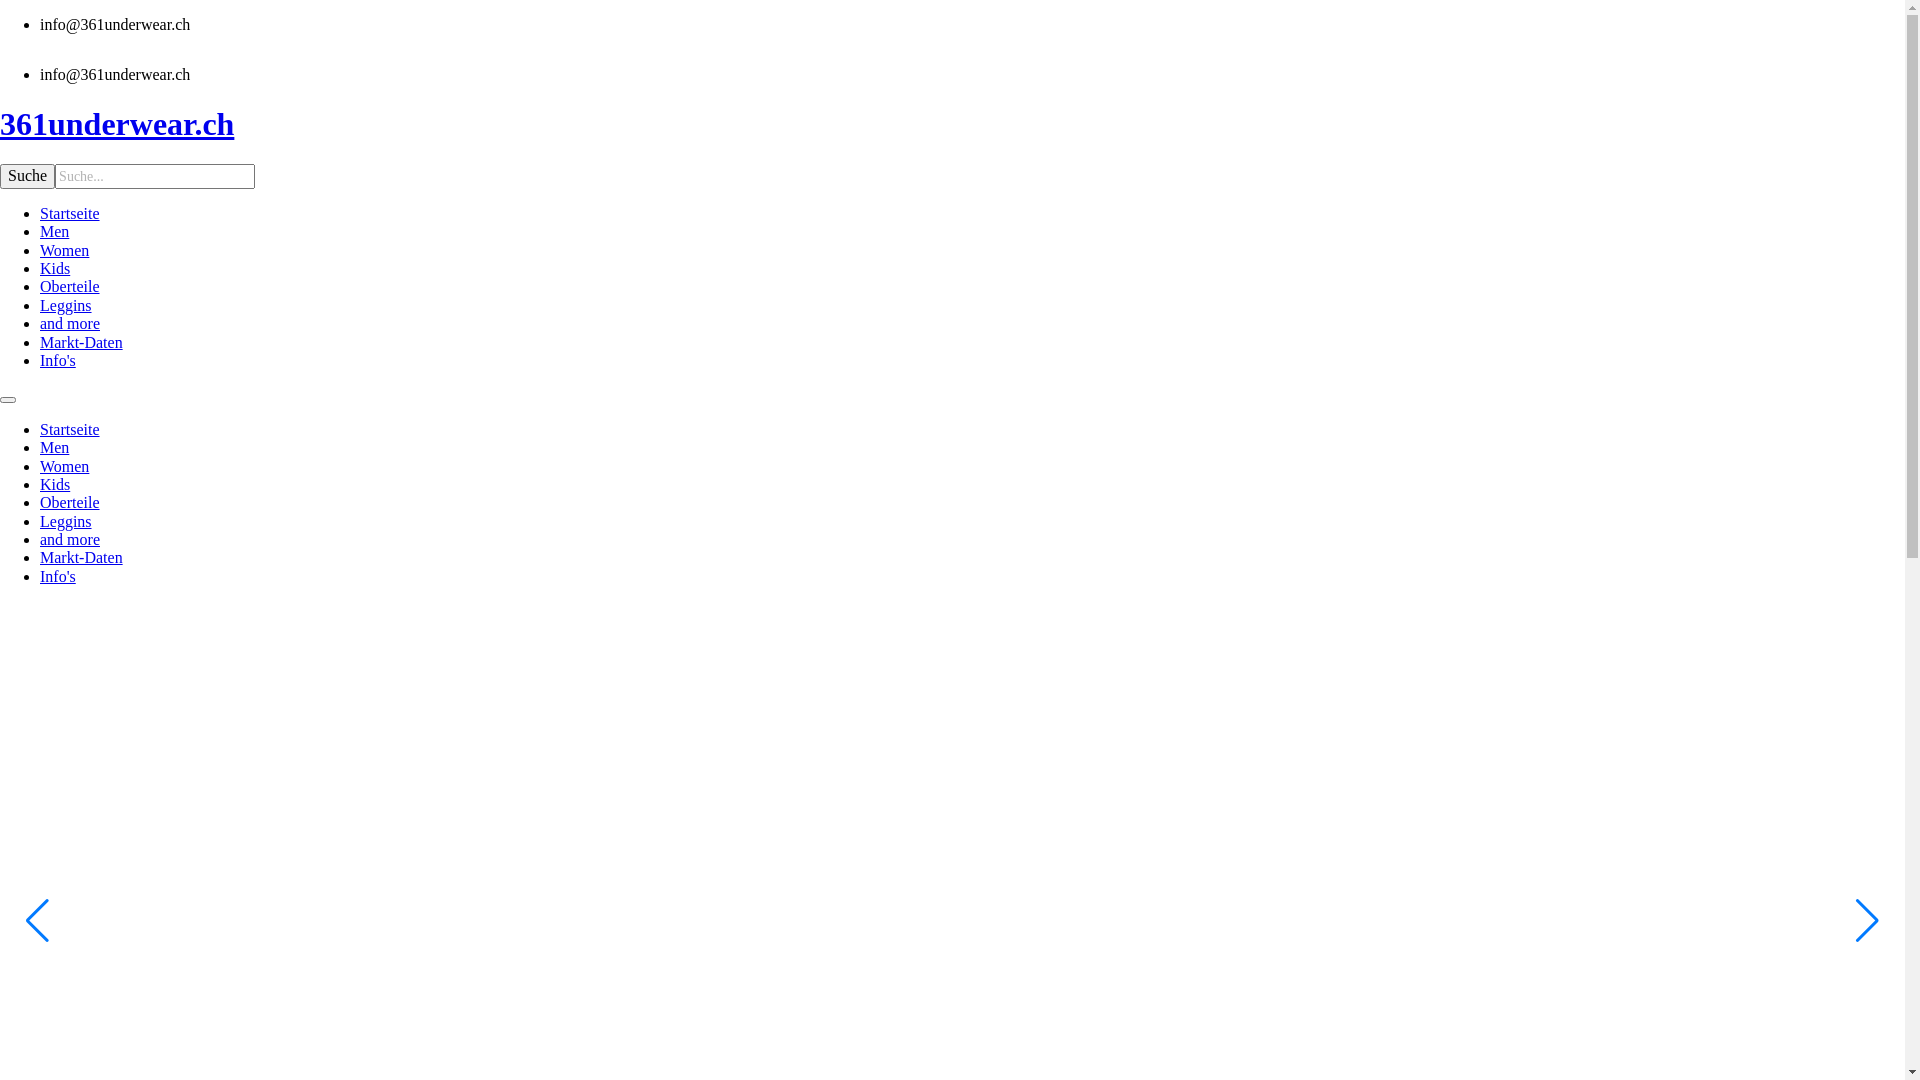  Describe the element at coordinates (39, 446) in the screenshot. I see `'Men'` at that location.